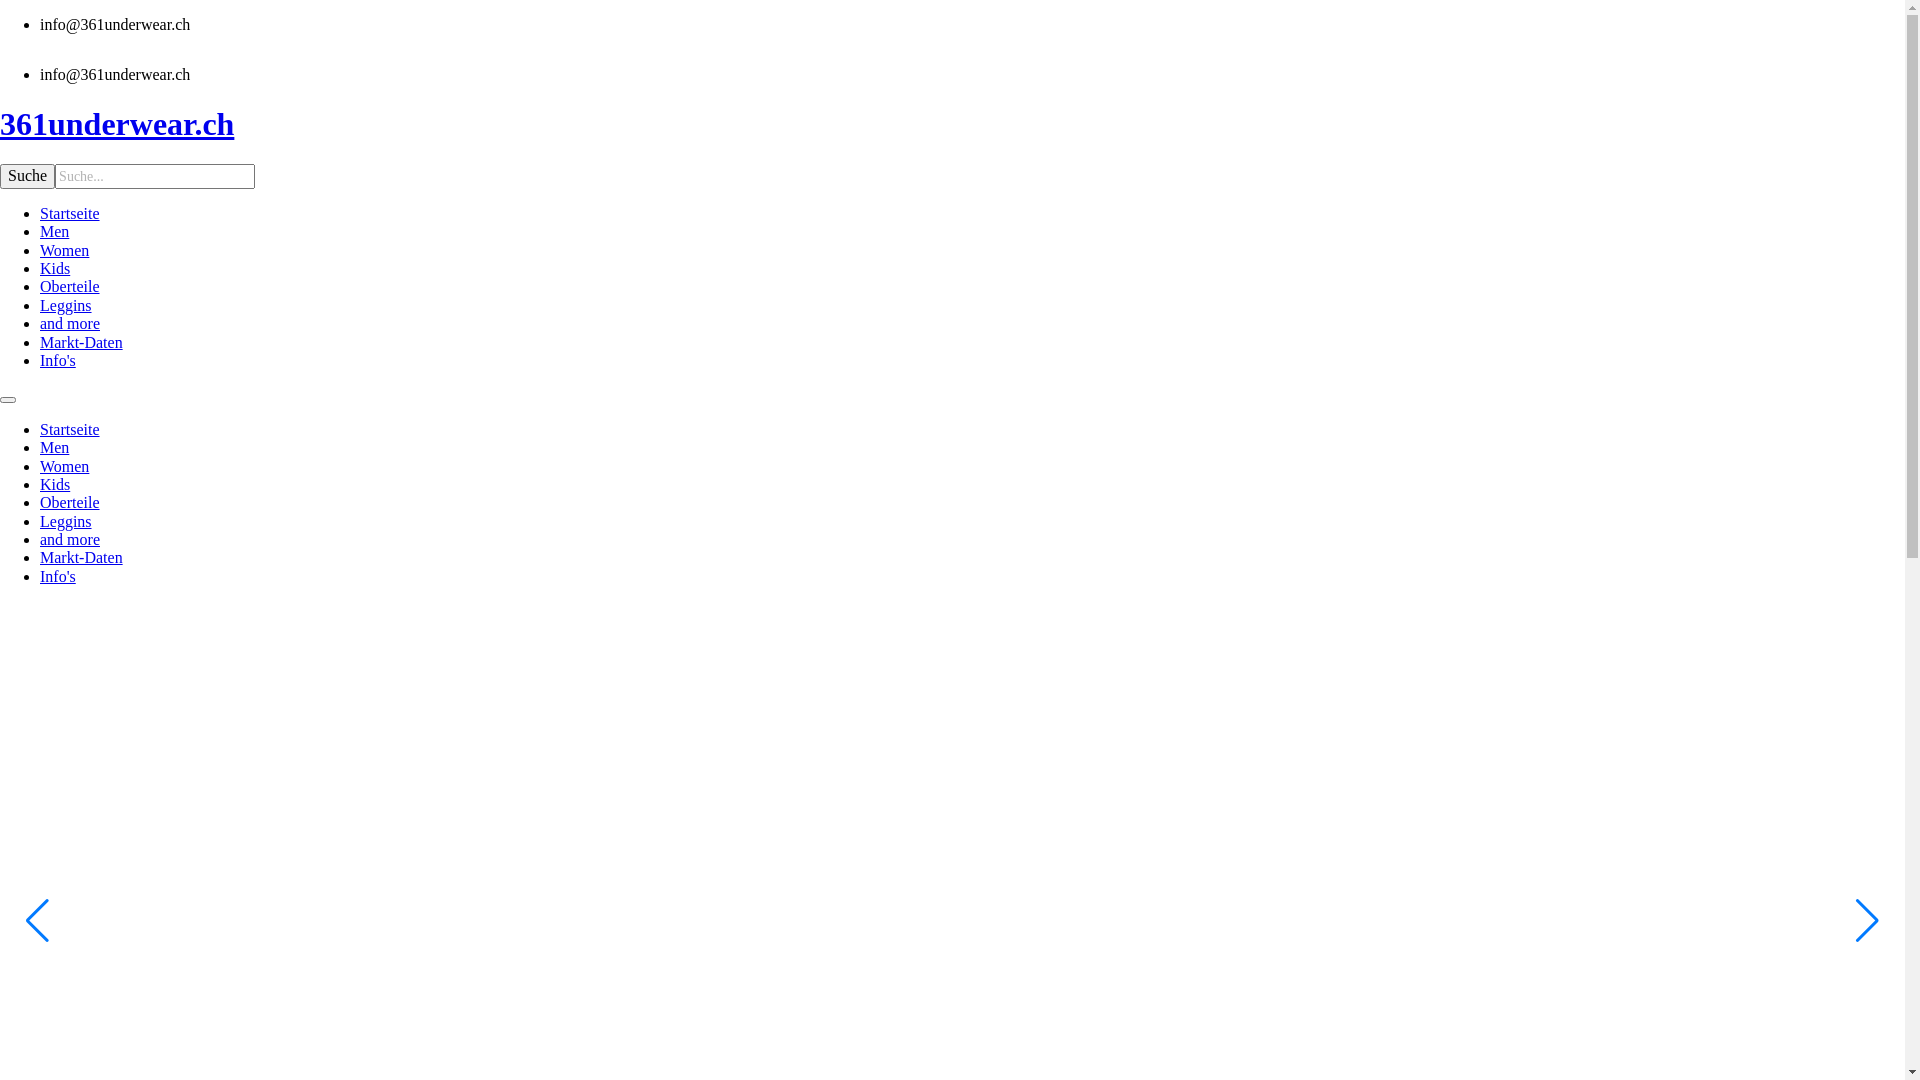  Describe the element at coordinates (39, 446) in the screenshot. I see `'Men'` at that location.